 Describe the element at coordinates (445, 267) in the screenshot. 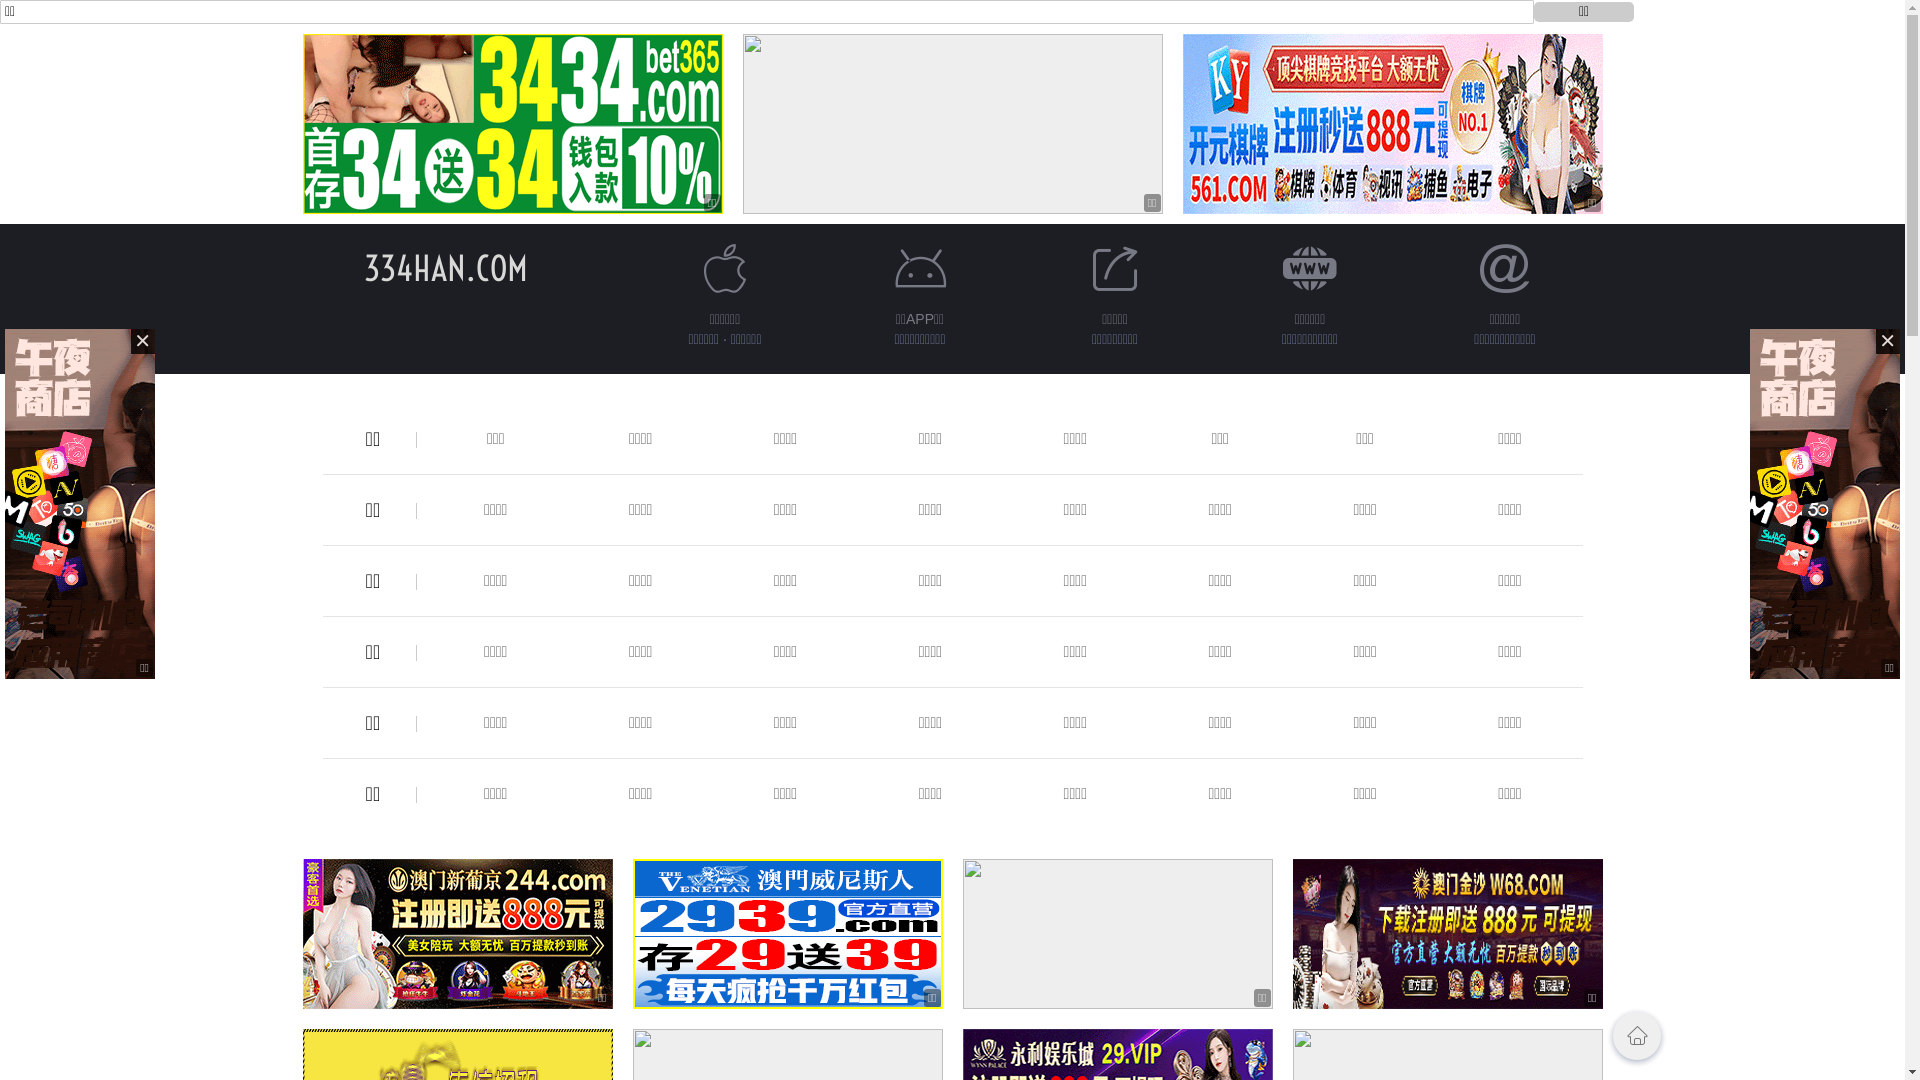

I see `'334HAN.COM'` at that location.